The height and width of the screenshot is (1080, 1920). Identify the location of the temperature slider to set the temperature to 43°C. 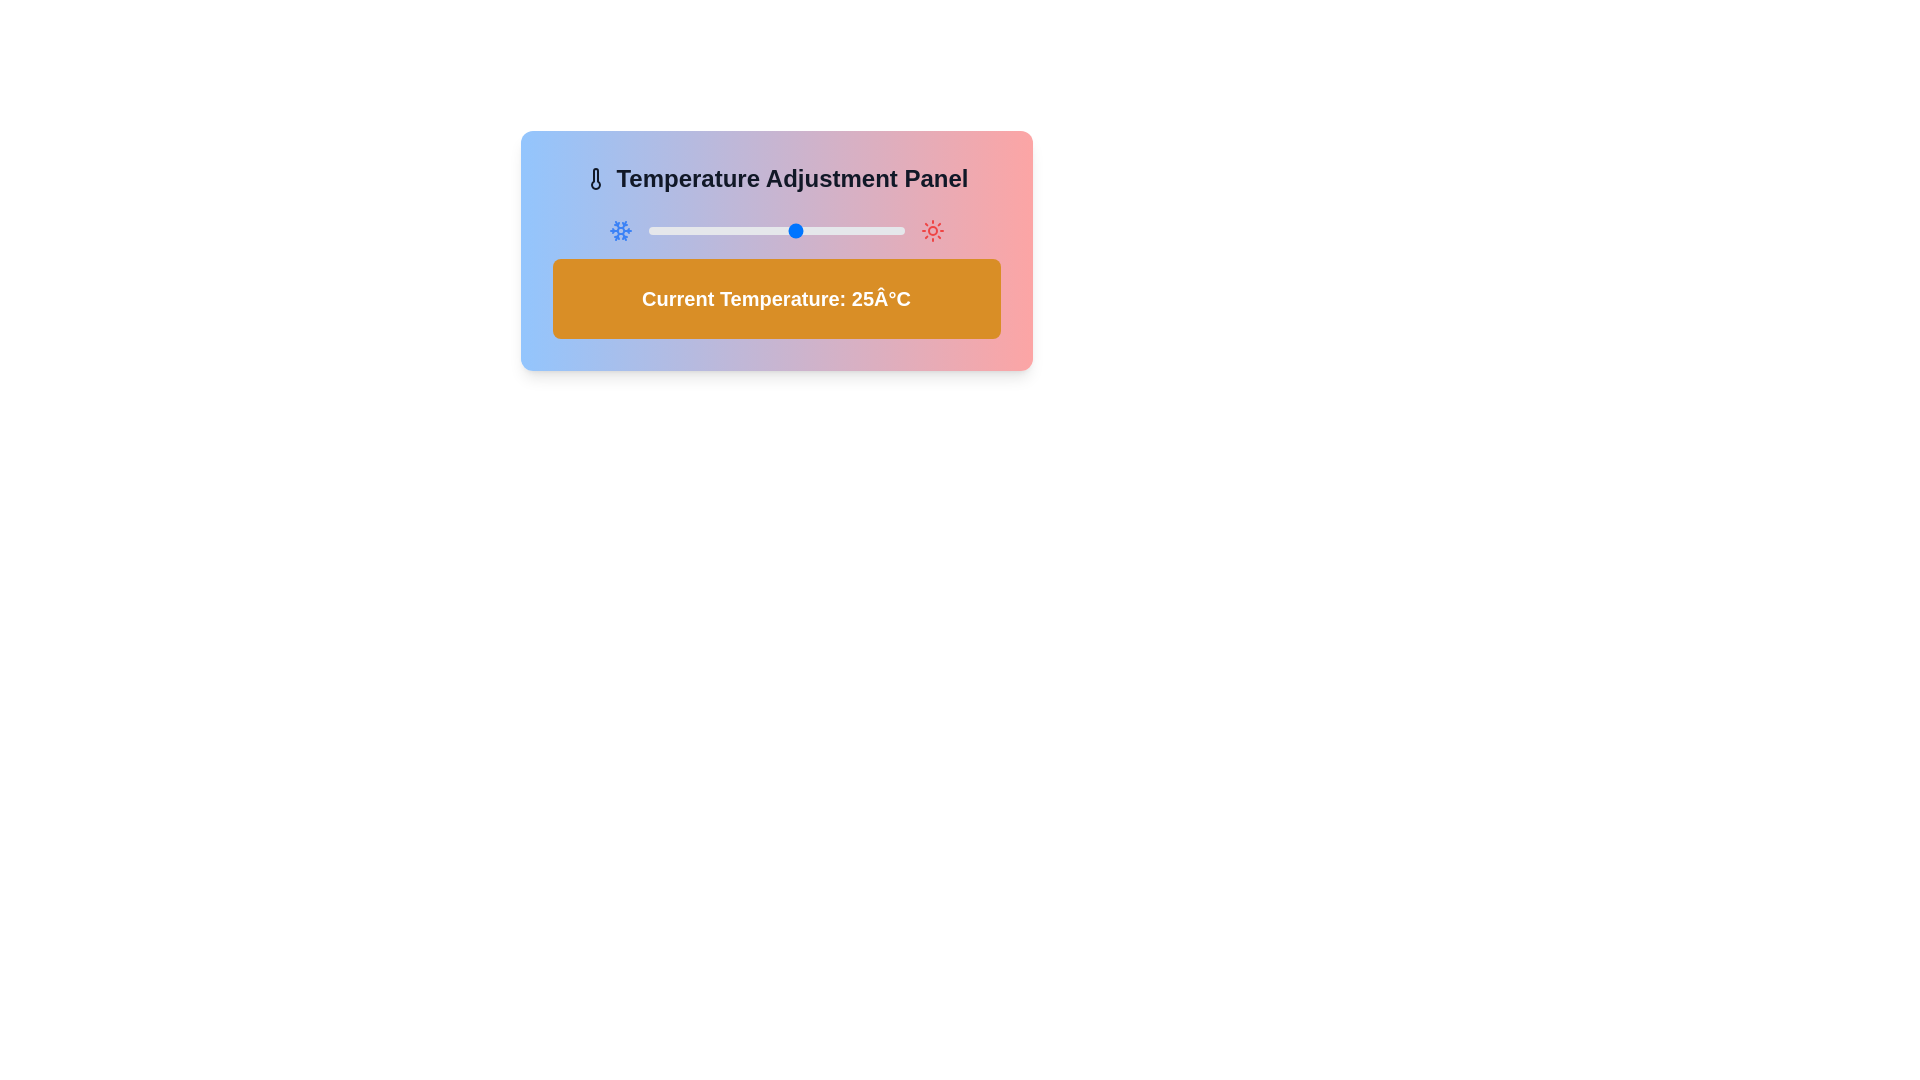
(874, 230).